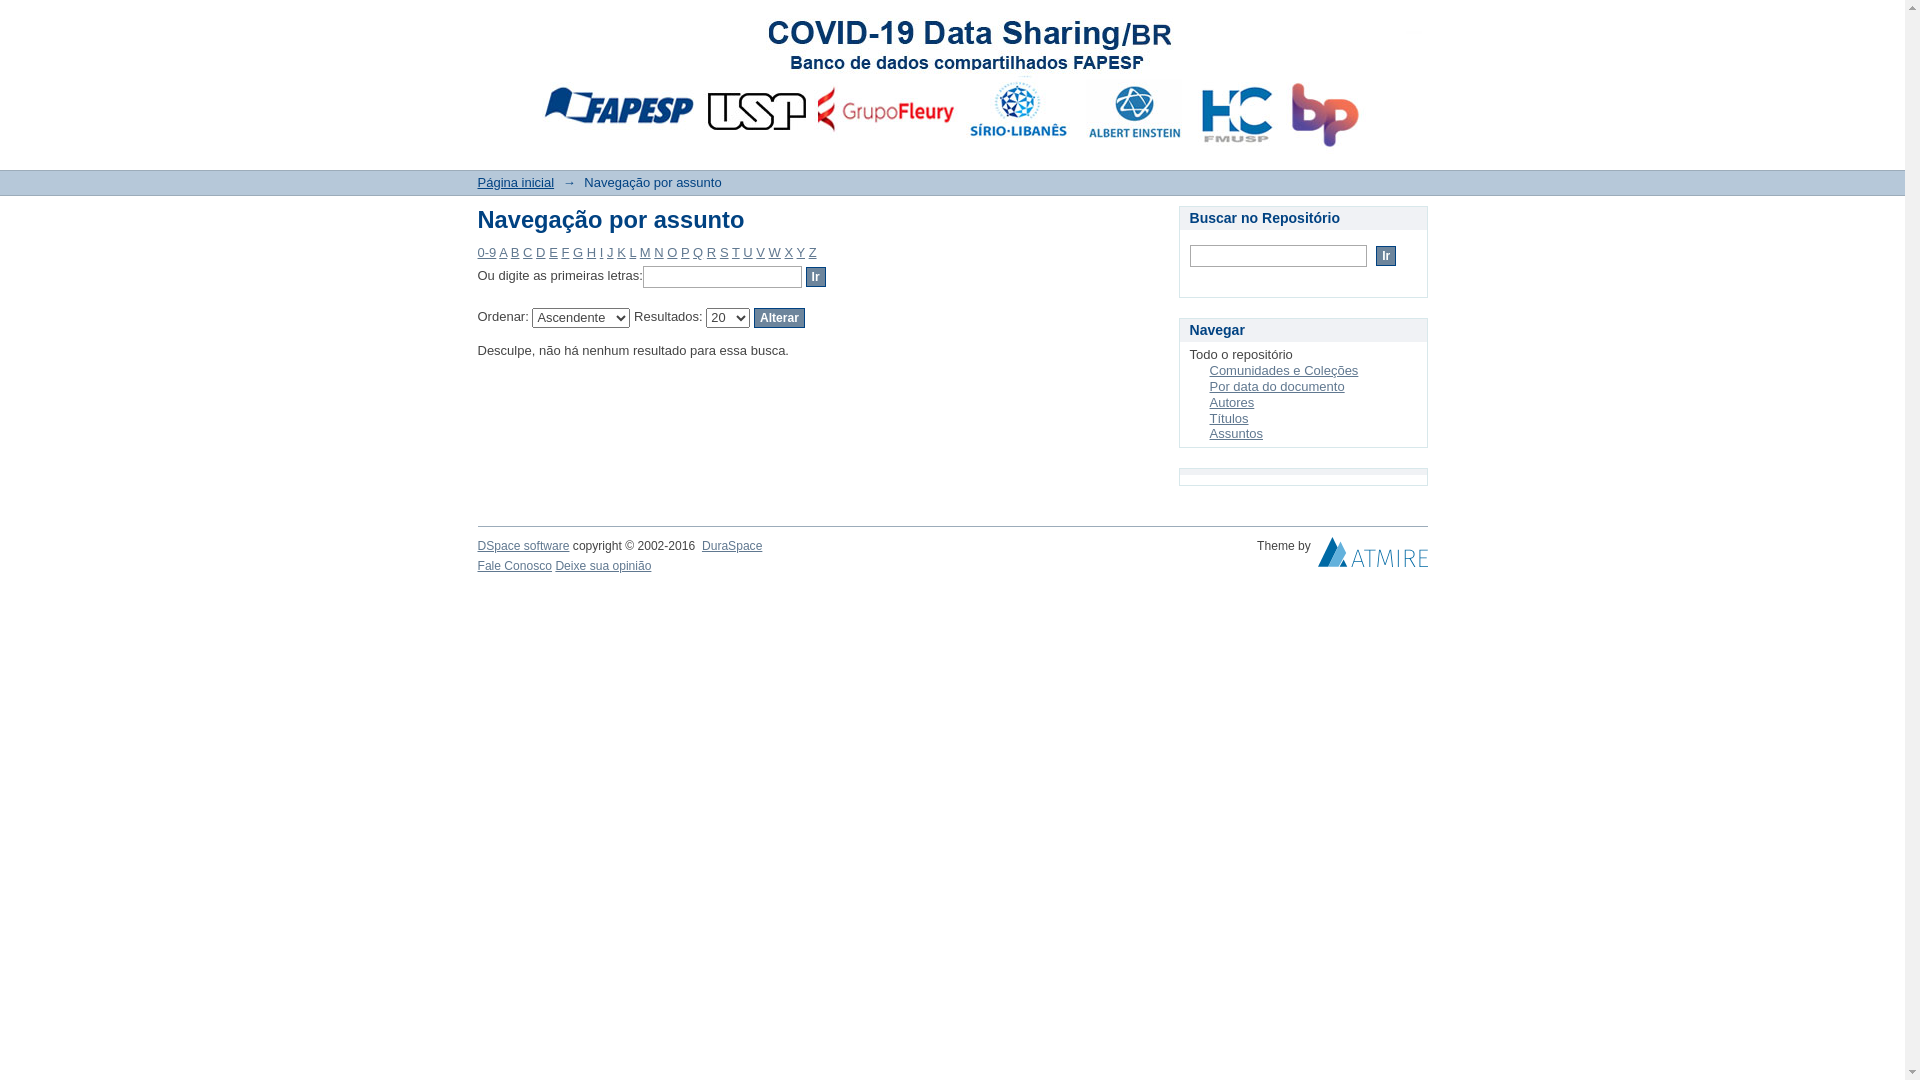 This screenshot has width=1920, height=1080. Describe the element at coordinates (527, 251) in the screenshot. I see `'C'` at that location.